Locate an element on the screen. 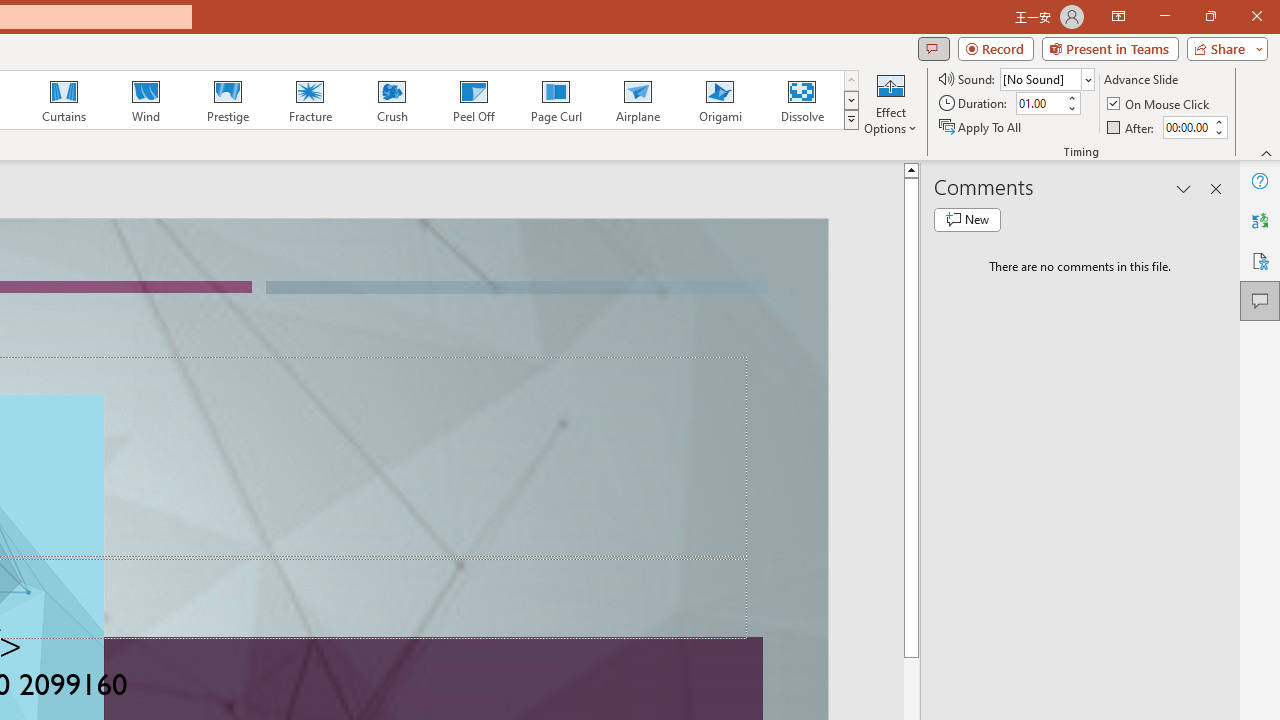  'Close pane' is located at coordinates (1215, 189).